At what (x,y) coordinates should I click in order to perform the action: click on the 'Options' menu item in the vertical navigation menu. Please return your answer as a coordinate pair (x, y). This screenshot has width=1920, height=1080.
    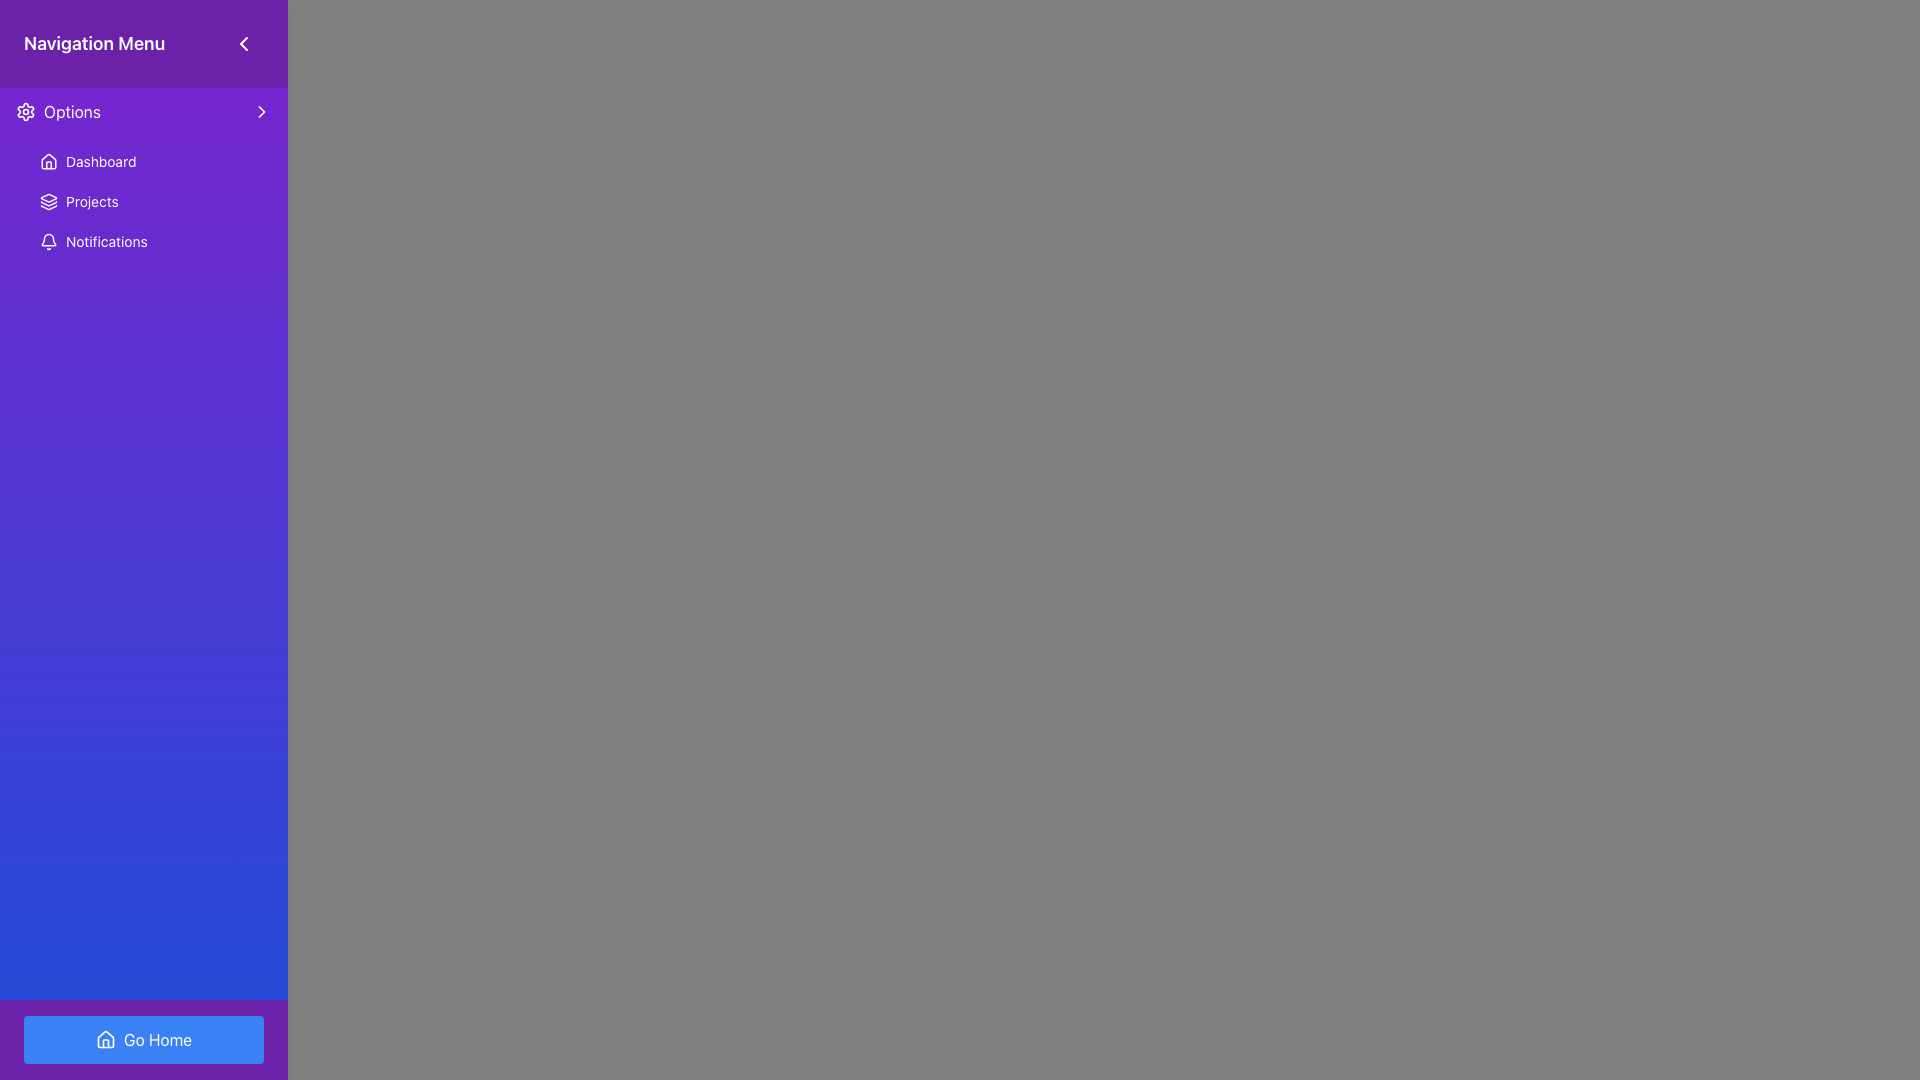
    Looking at the image, I should click on (57, 111).